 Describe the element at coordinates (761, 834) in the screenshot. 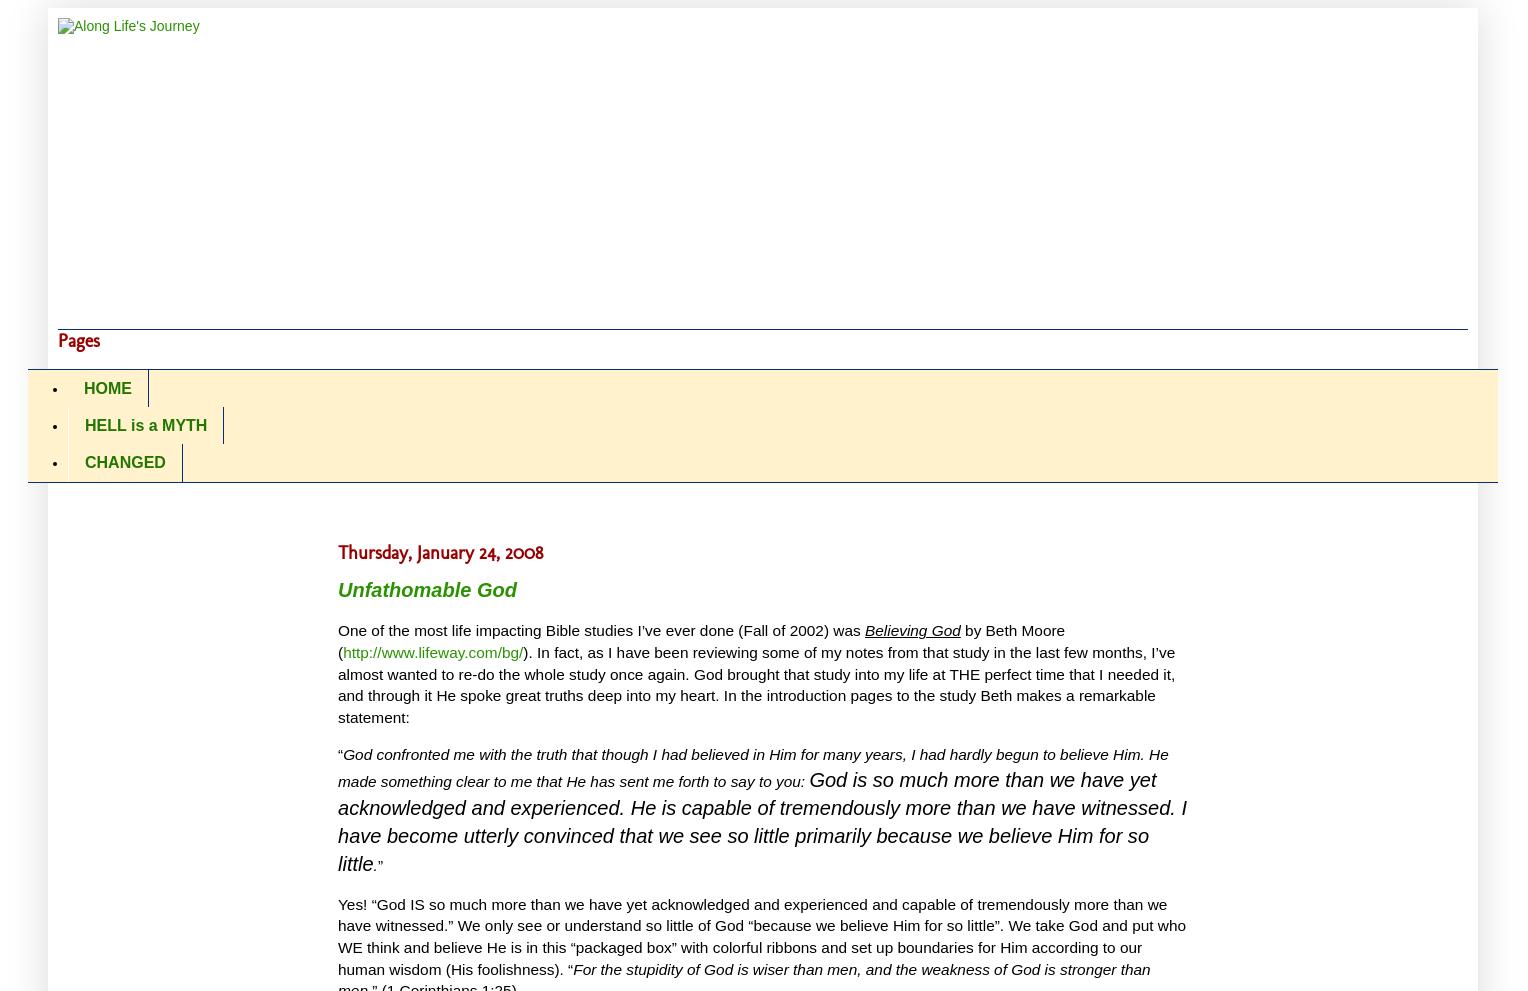

I see `'I have become utterly convinced that we see so little primarily because we believe Him for so little'` at that location.